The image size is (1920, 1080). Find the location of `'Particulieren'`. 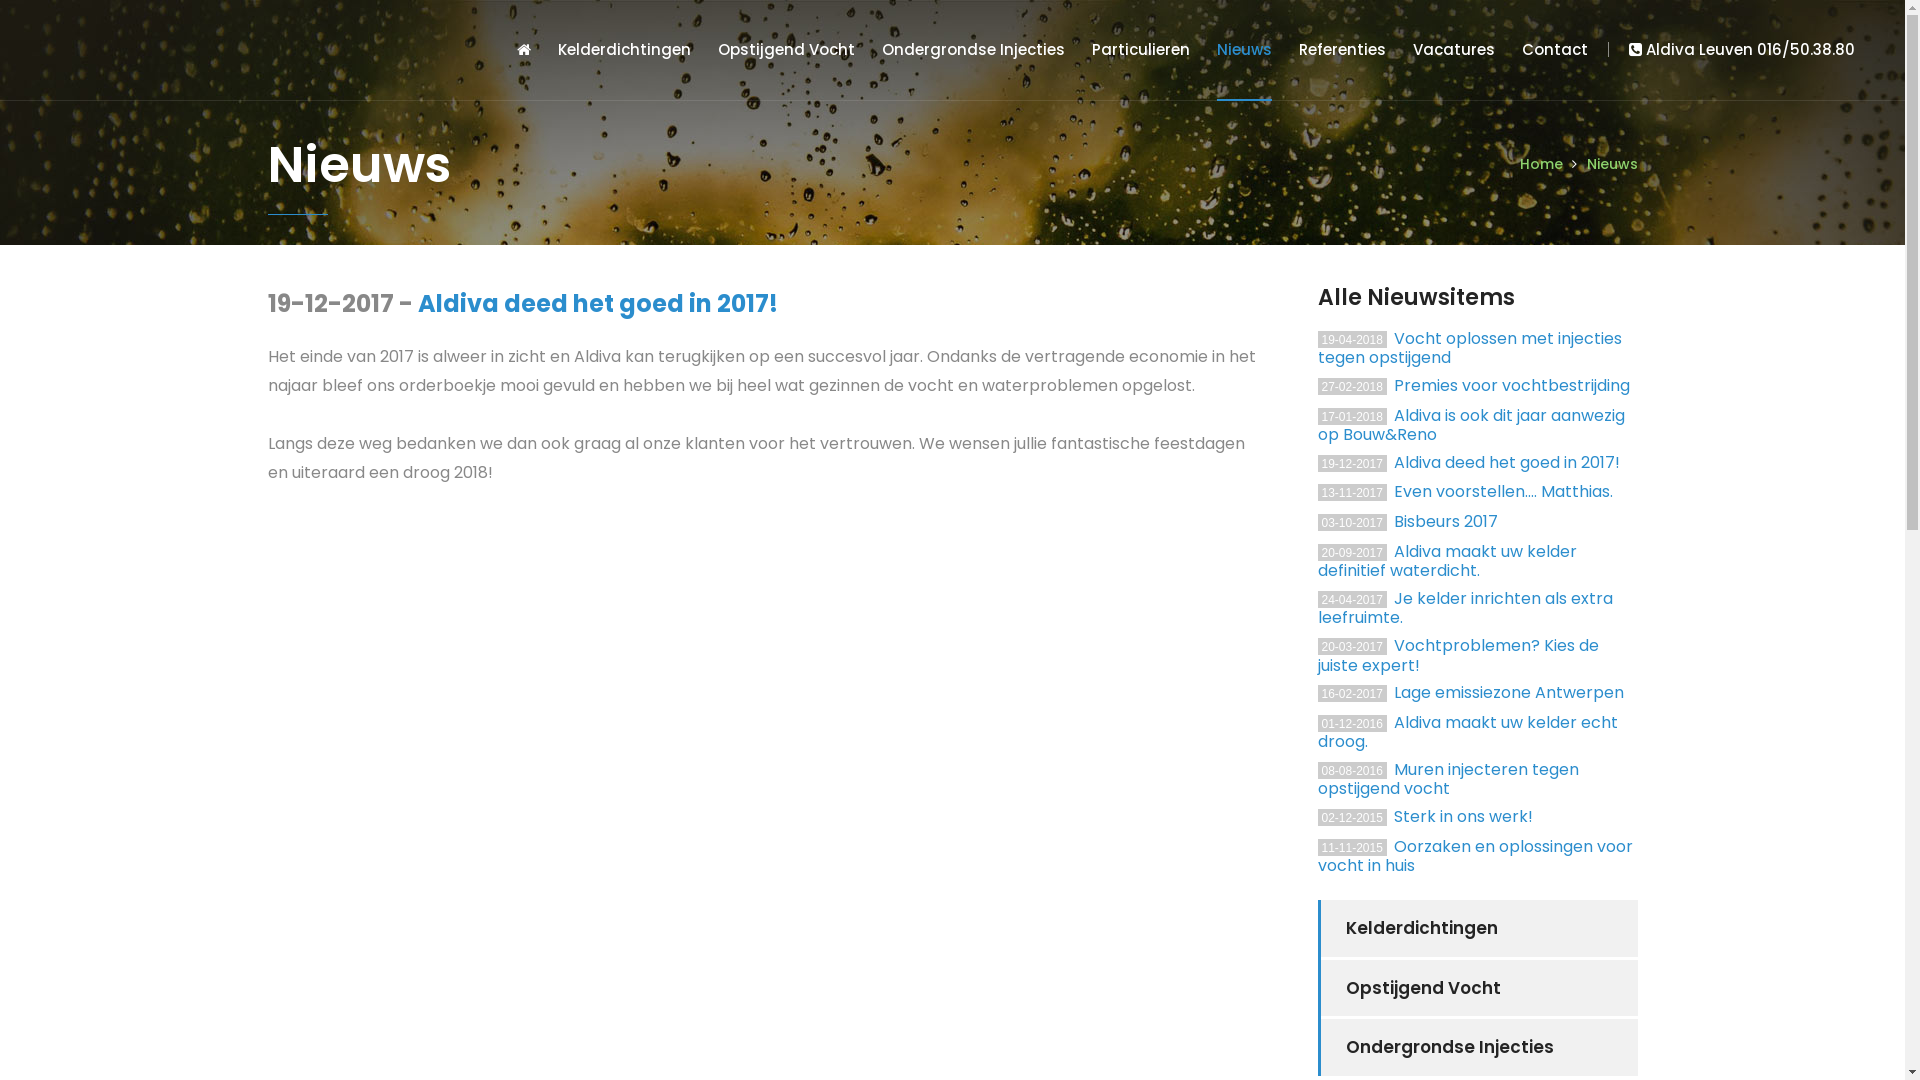

'Particulieren' is located at coordinates (1141, 49).